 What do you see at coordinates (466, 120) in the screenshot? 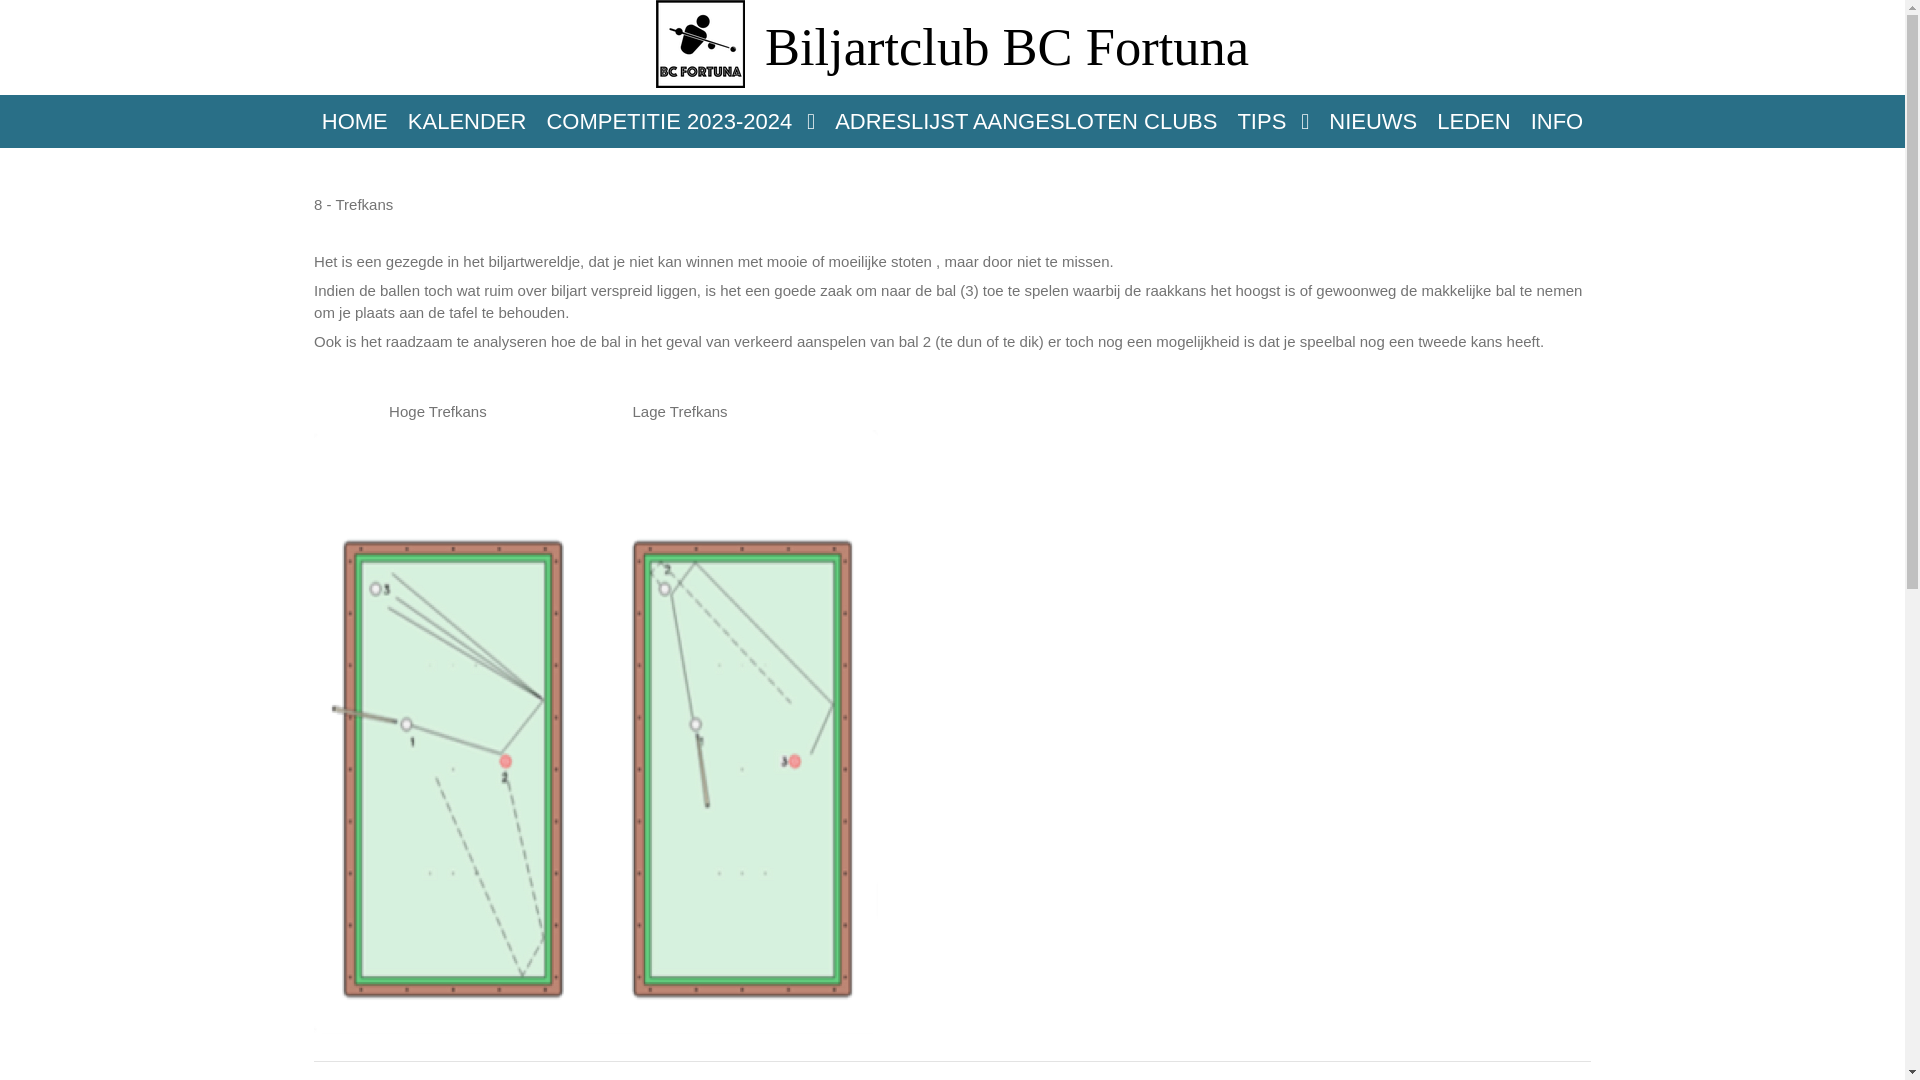
I see `'KALENDER'` at bounding box center [466, 120].